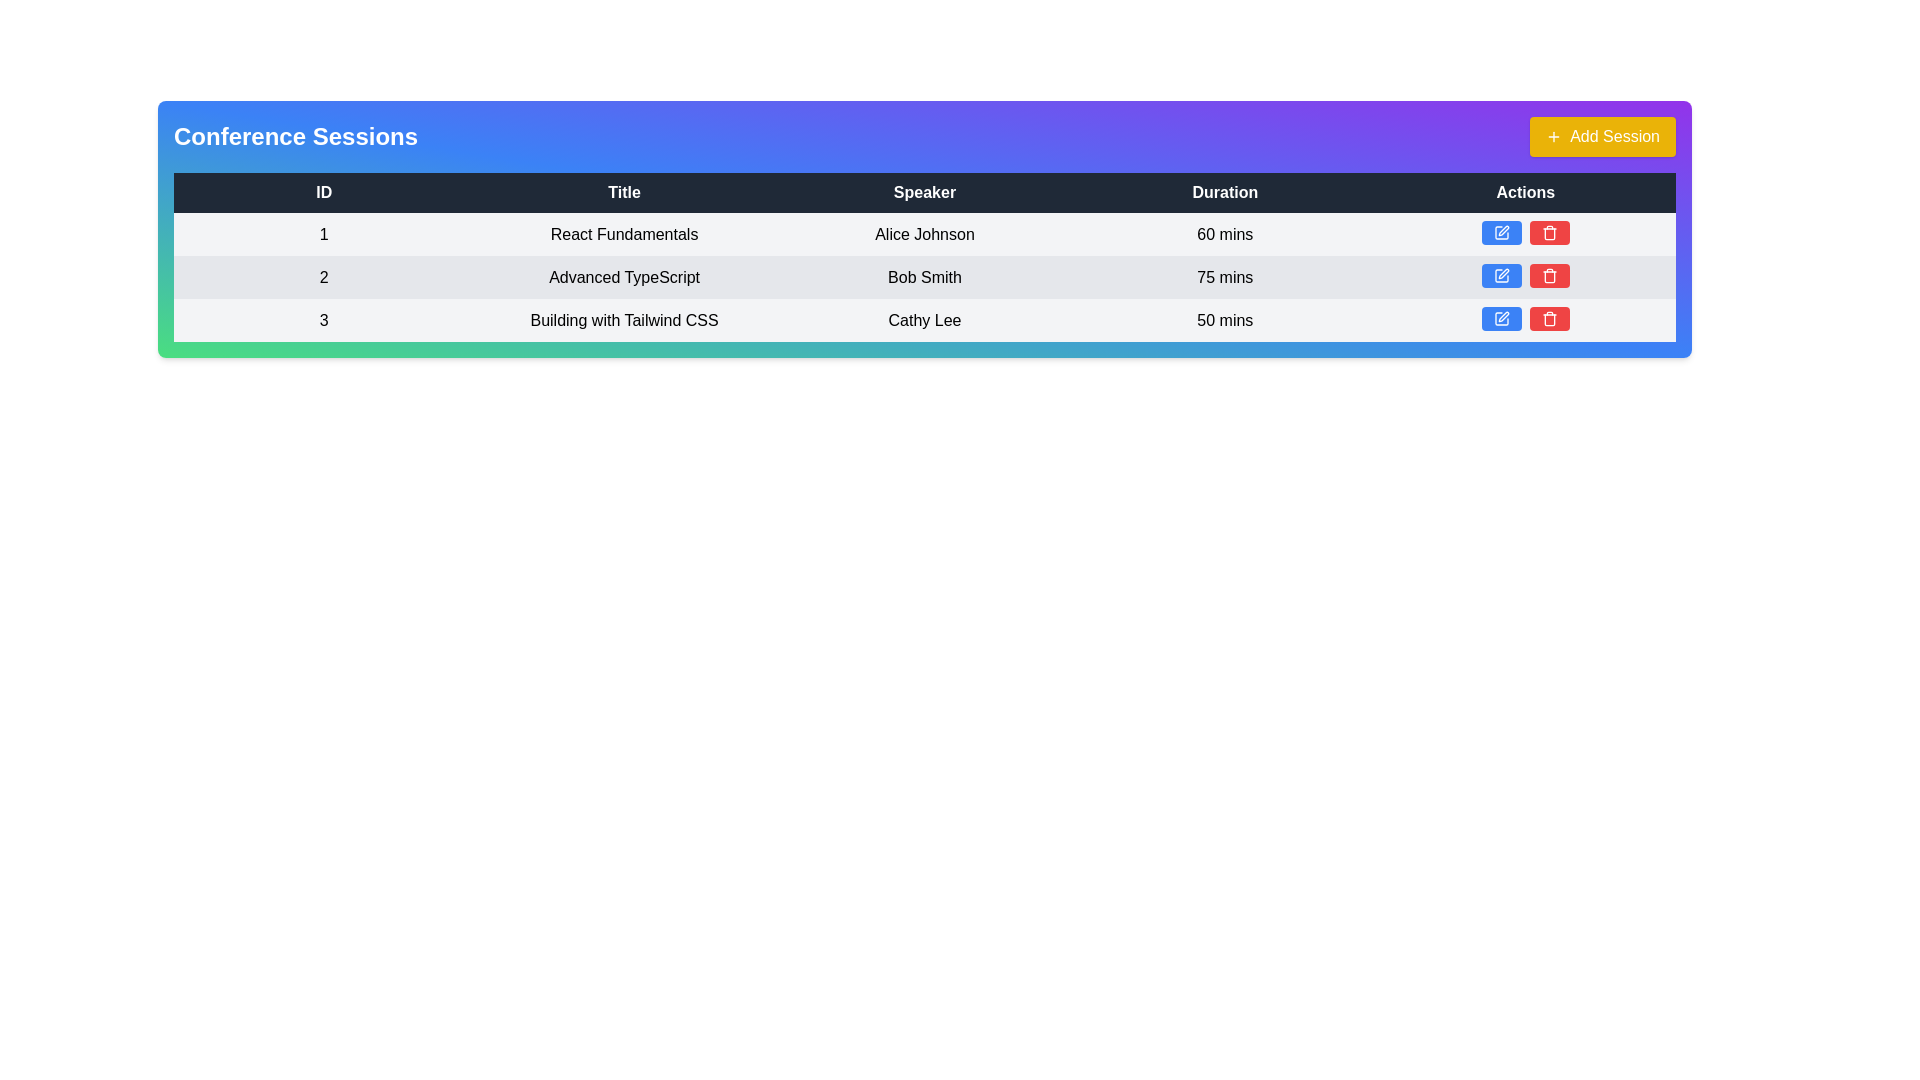  What do you see at coordinates (1224, 192) in the screenshot?
I see `the static text label indicating the 'Duration' column, which is the fourth label in a horizontal row at the top of the table, positioned between 'Speaker' and 'Actions'` at bounding box center [1224, 192].